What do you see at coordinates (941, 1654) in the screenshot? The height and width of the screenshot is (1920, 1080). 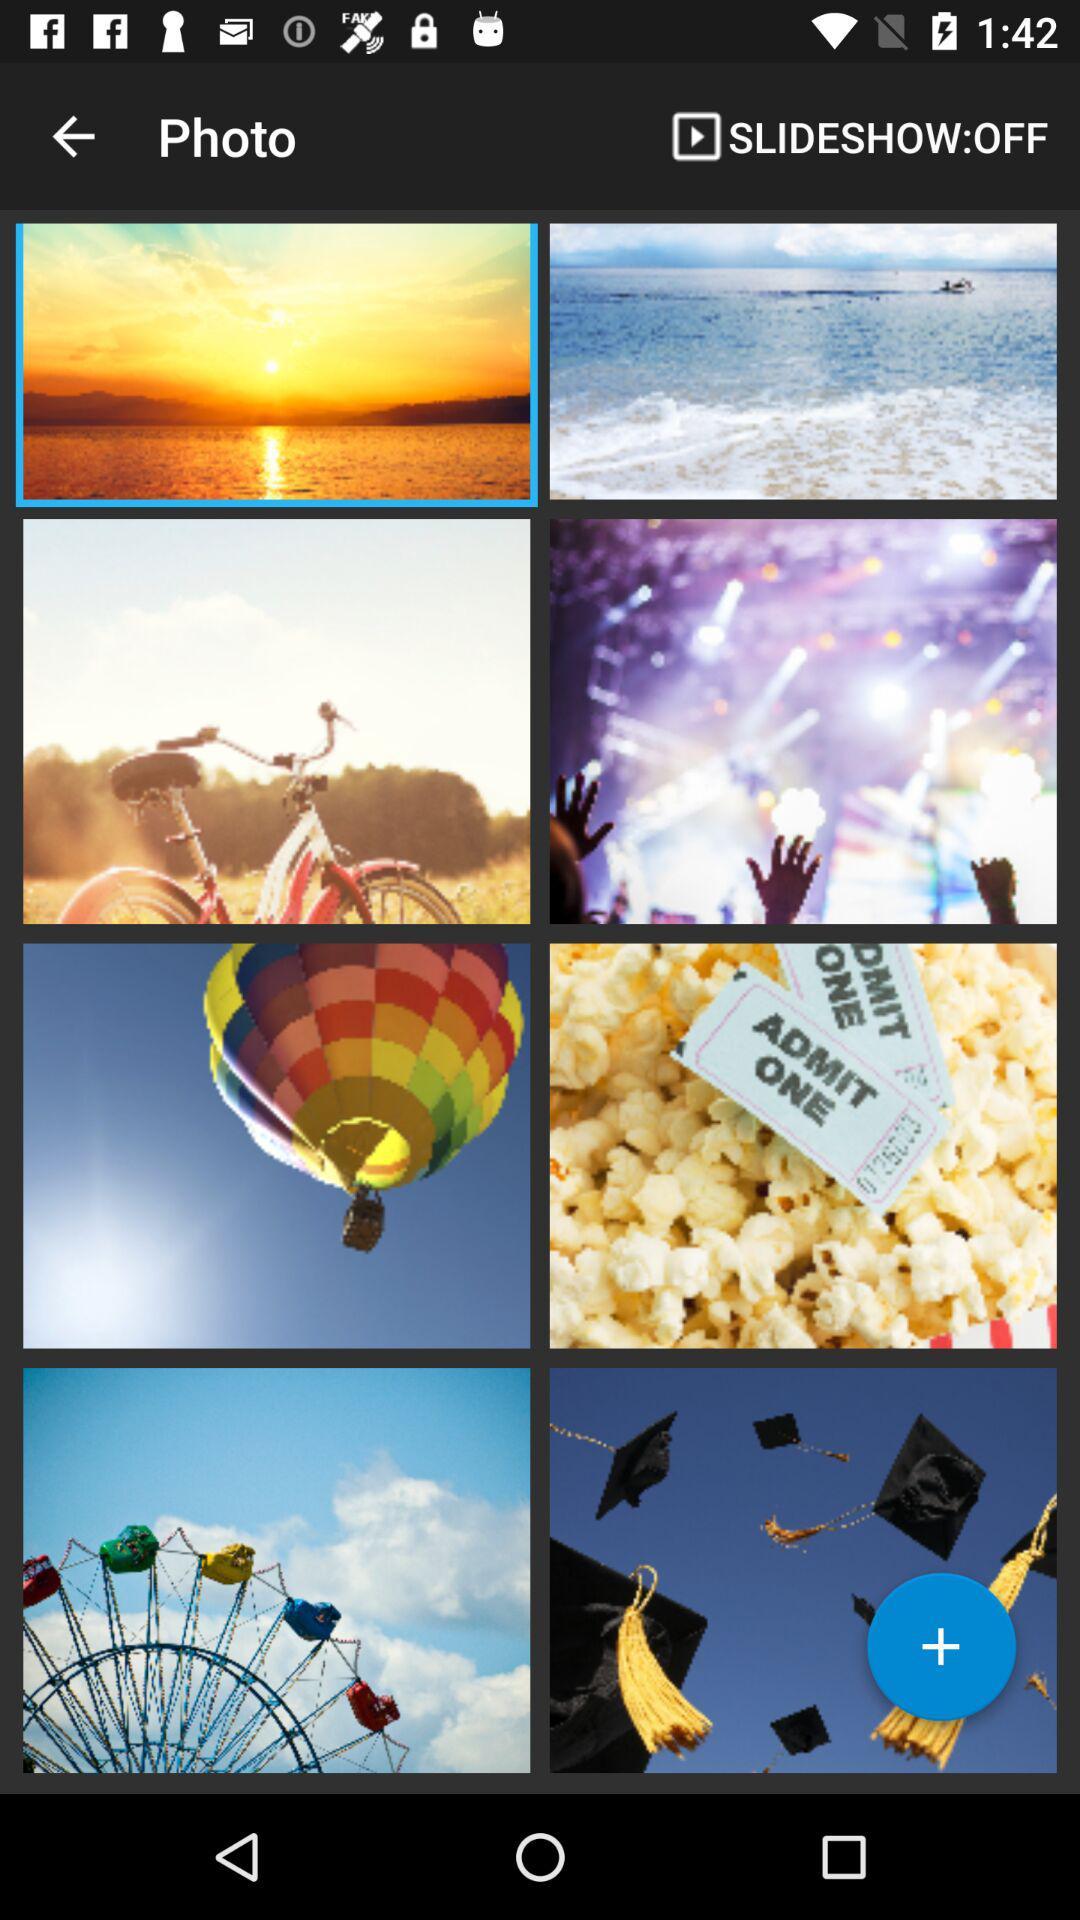 I see `a photo` at bounding box center [941, 1654].